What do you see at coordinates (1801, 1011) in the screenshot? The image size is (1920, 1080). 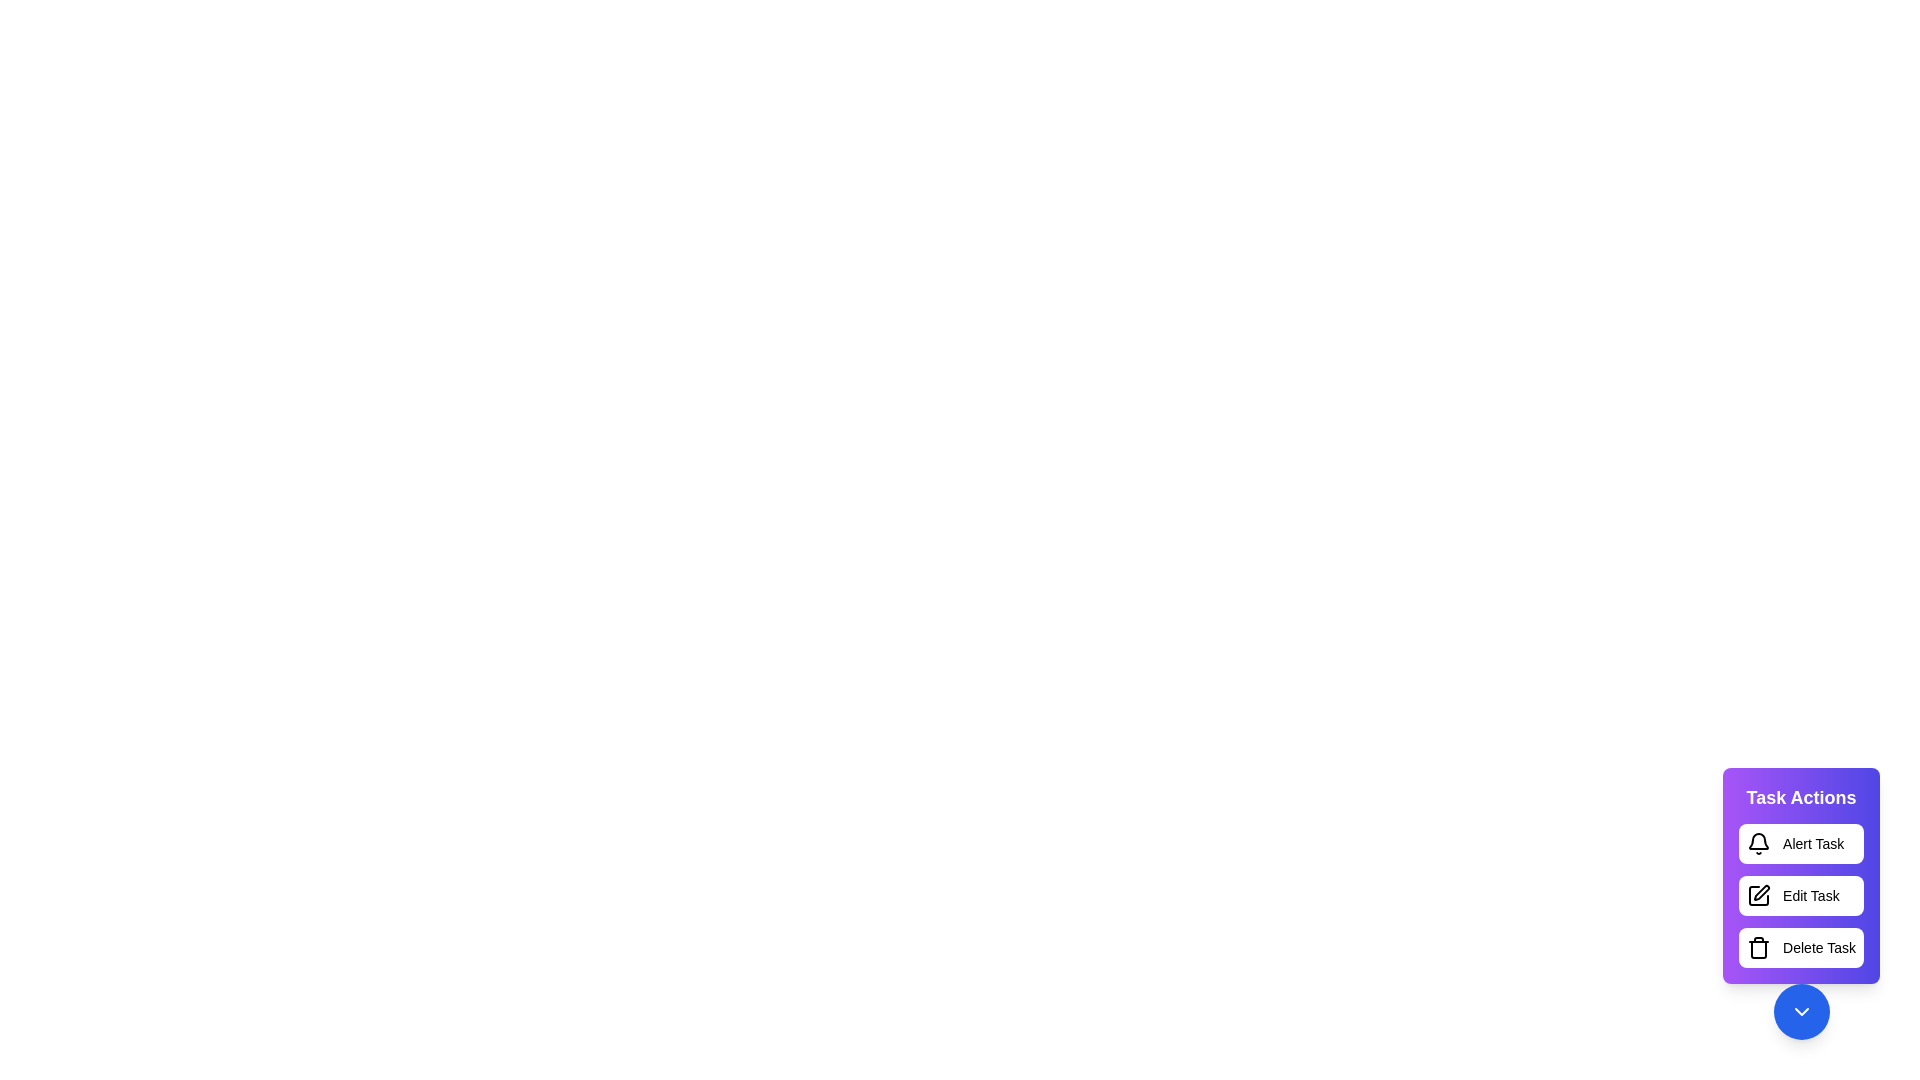 I see `the button at the bottom right corner to toggle the visibility of the Task Actions menu` at bounding box center [1801, 1011].